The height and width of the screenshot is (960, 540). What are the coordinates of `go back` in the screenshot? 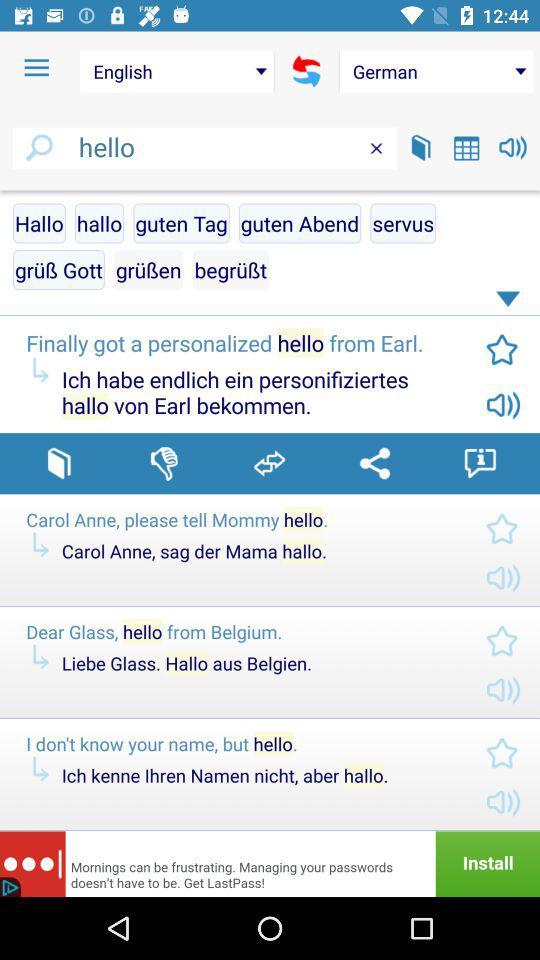 It's located at (306, 71).